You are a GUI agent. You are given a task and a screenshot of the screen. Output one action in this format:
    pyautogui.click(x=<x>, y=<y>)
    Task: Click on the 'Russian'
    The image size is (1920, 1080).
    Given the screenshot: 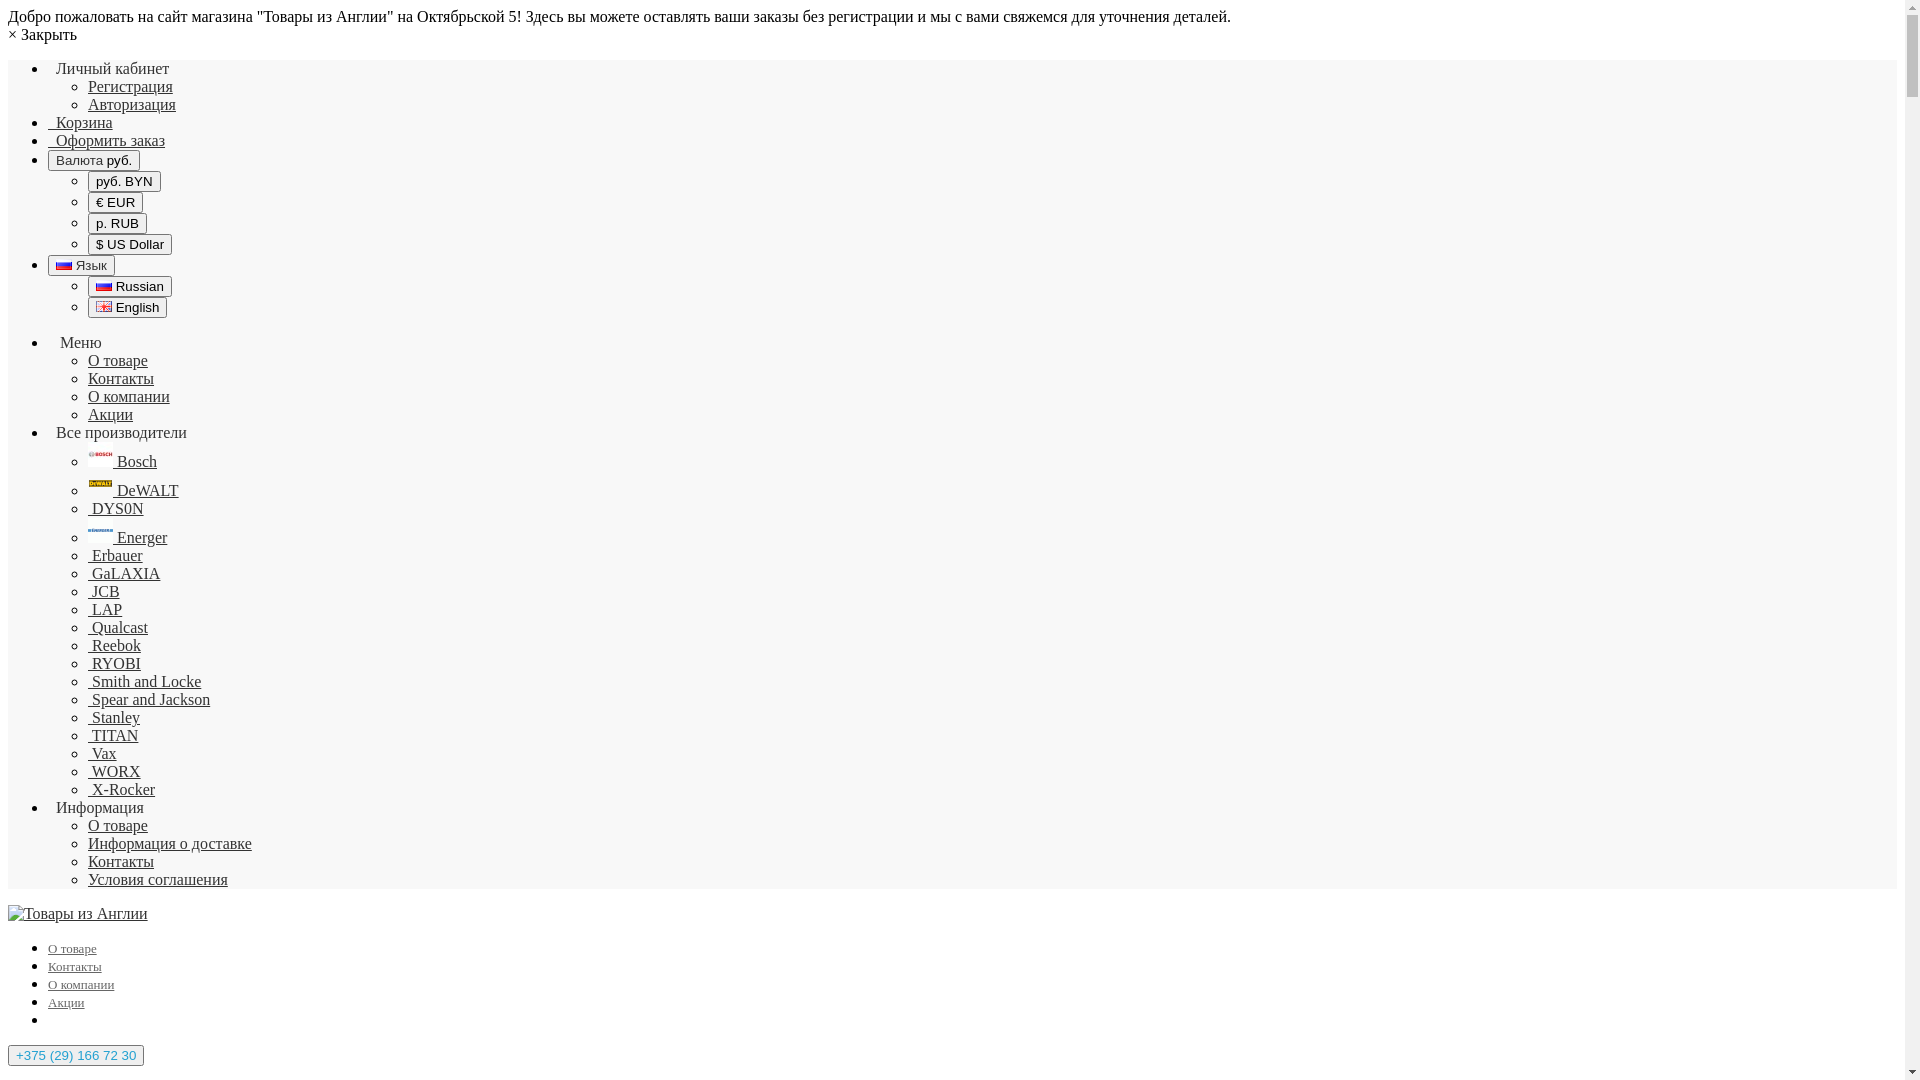 What is the action you would take?
    pyautogui.click(x=128, y=286)
    